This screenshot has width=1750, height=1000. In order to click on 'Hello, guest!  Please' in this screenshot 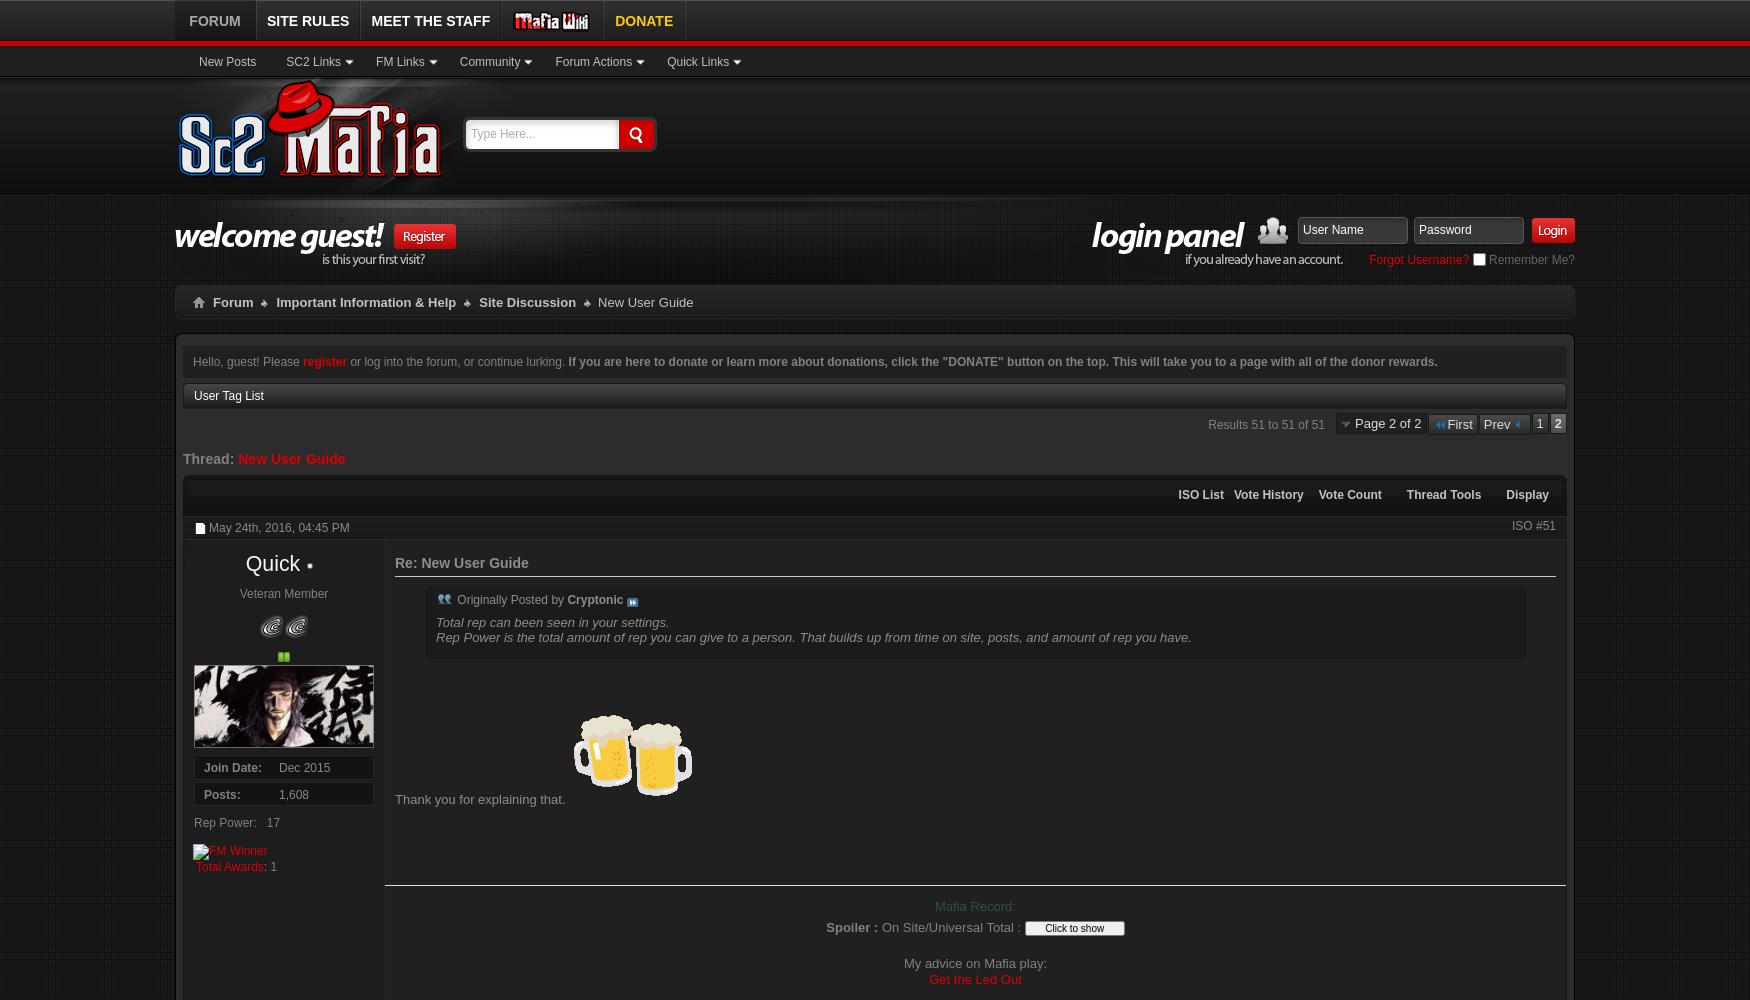, I will do `click(247, 361)`.